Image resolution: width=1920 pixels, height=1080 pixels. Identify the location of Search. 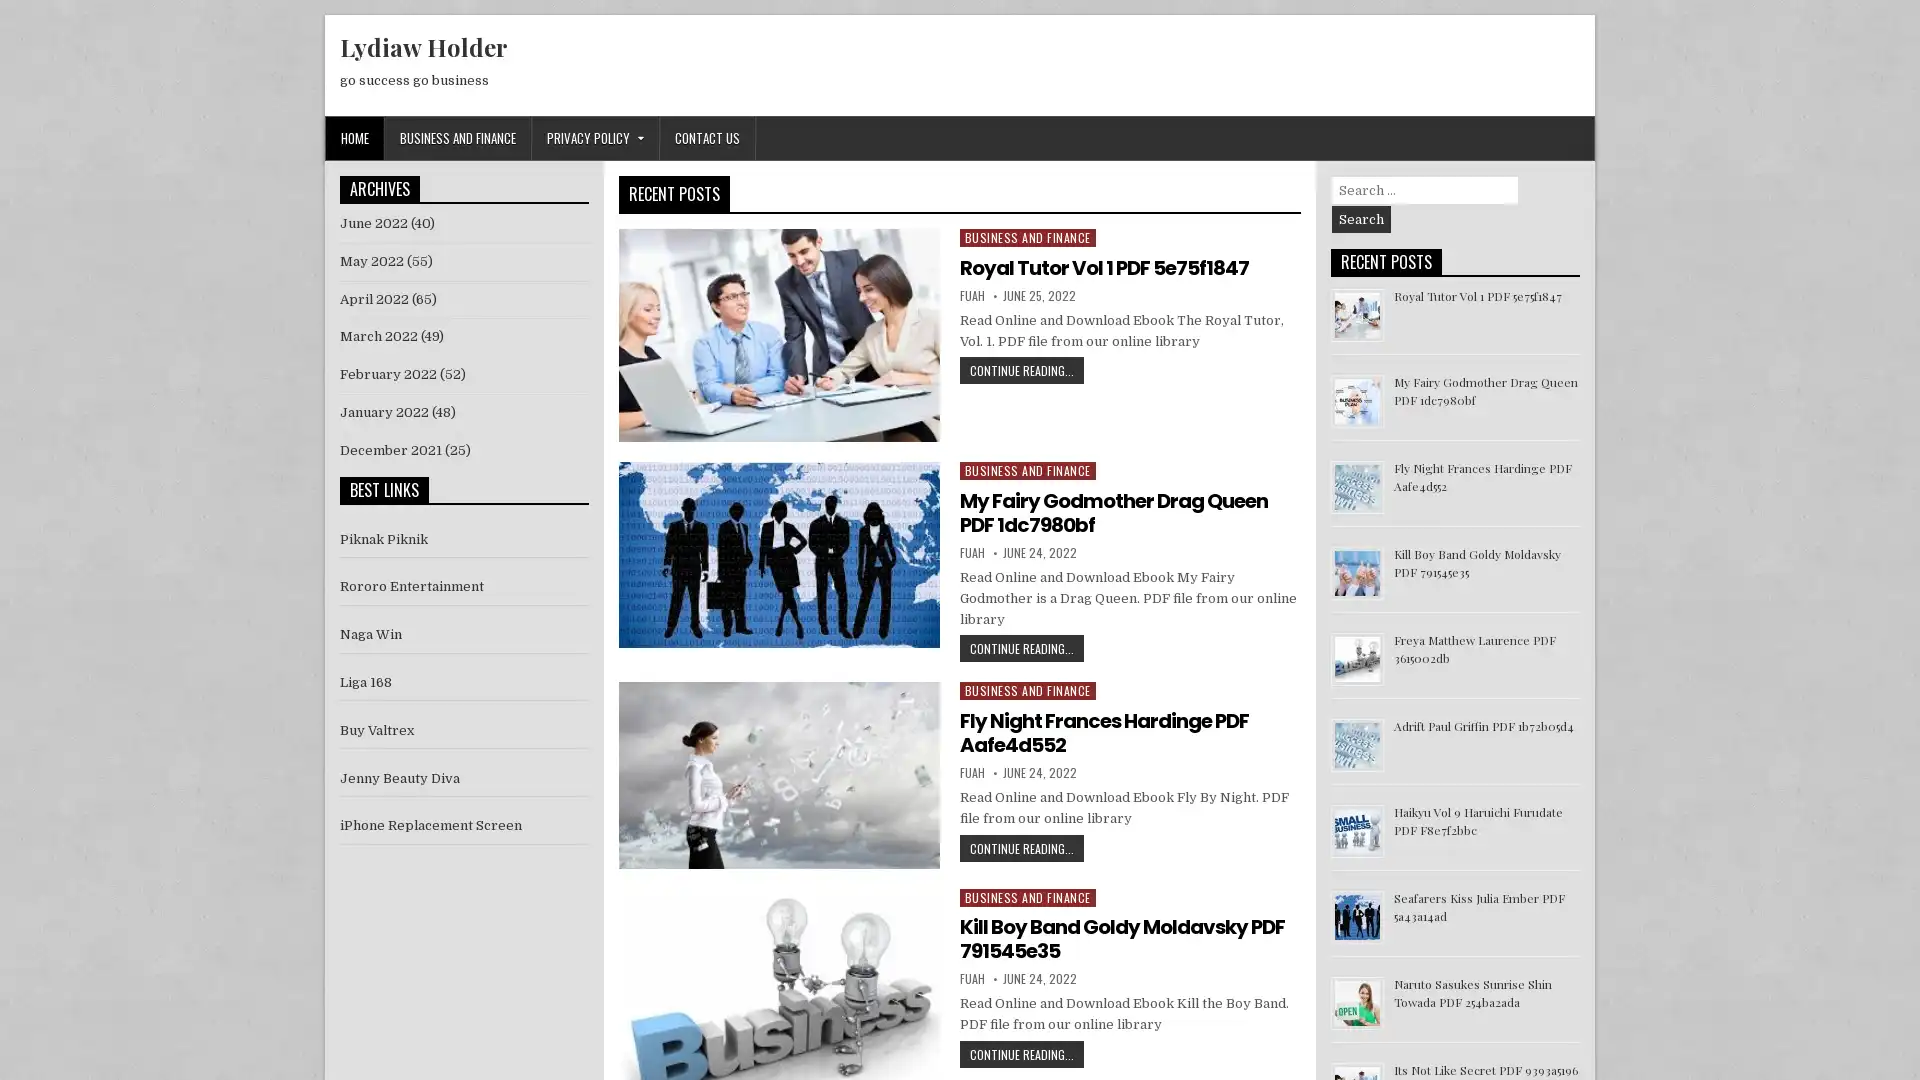
(1360, 219).